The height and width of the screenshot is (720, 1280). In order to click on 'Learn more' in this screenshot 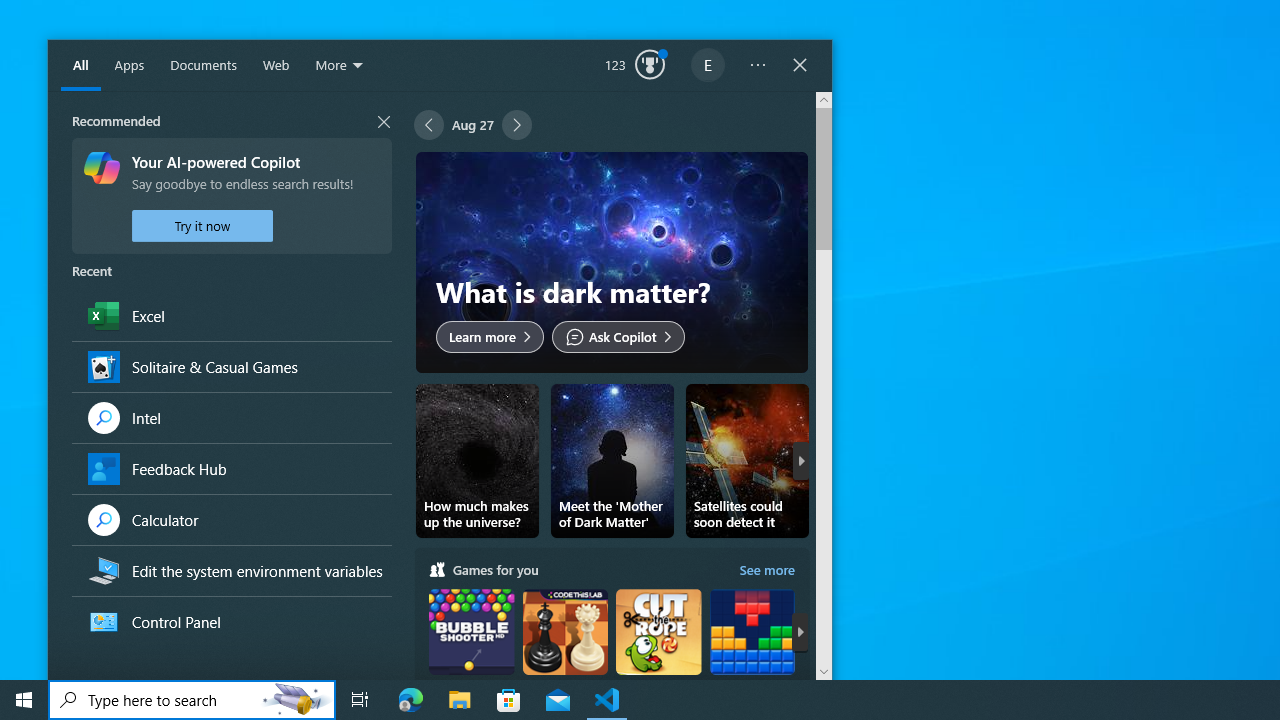, I will do `click(490, 335)`.